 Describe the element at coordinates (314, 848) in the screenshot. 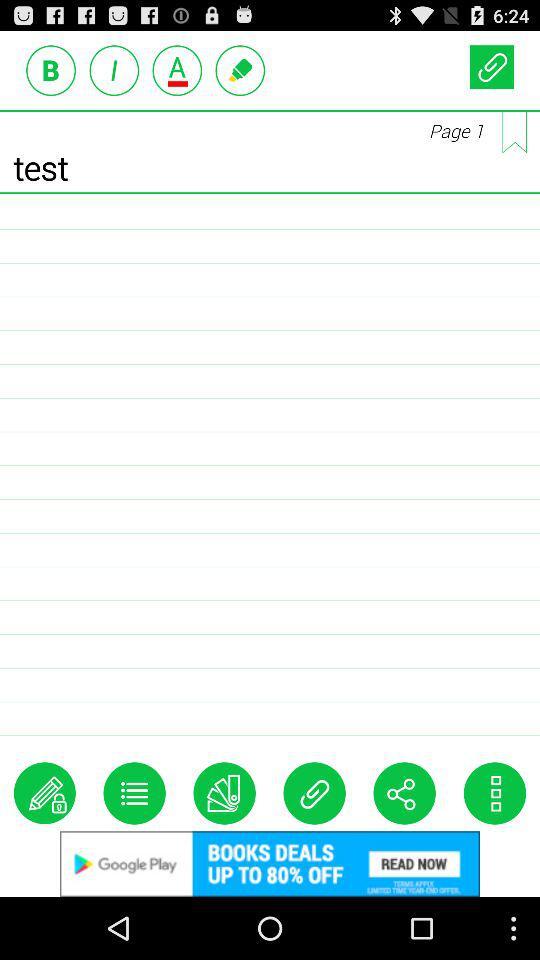

I see `the attach_file icon` at that location.